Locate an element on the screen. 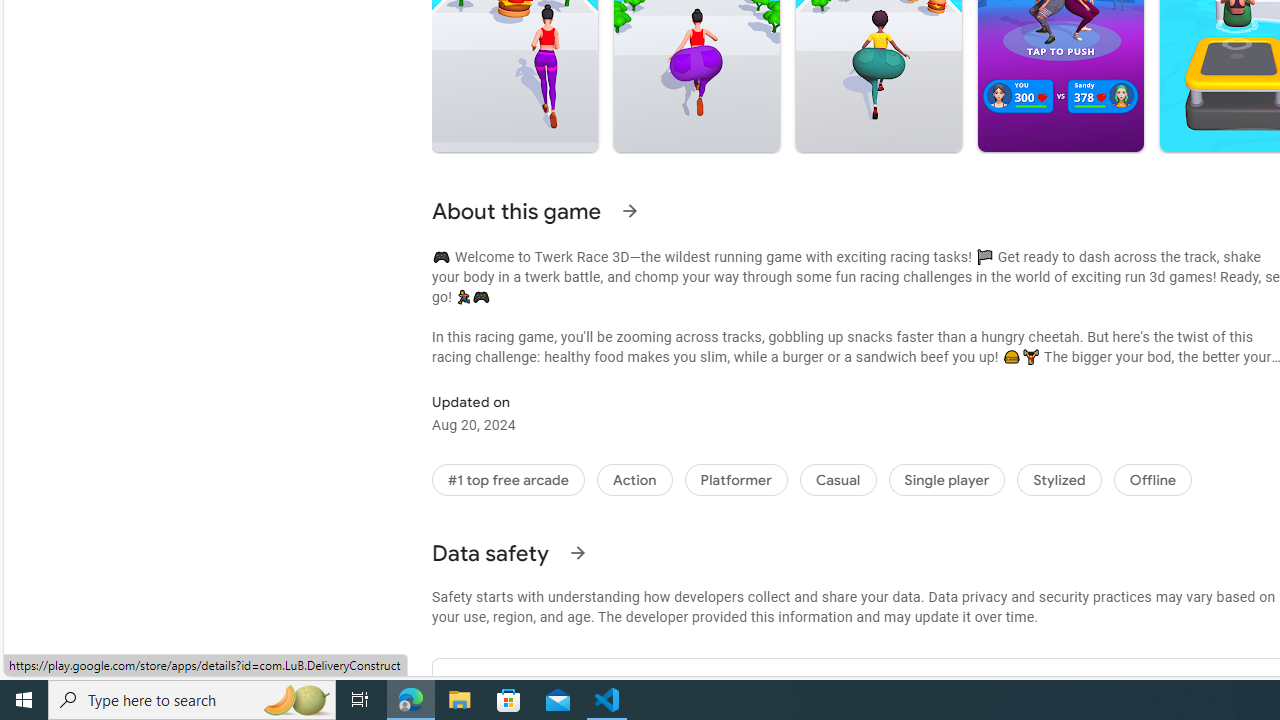 This screenshot has height=720, width=1280. 'Single player' is located at coordinates (945, 480).